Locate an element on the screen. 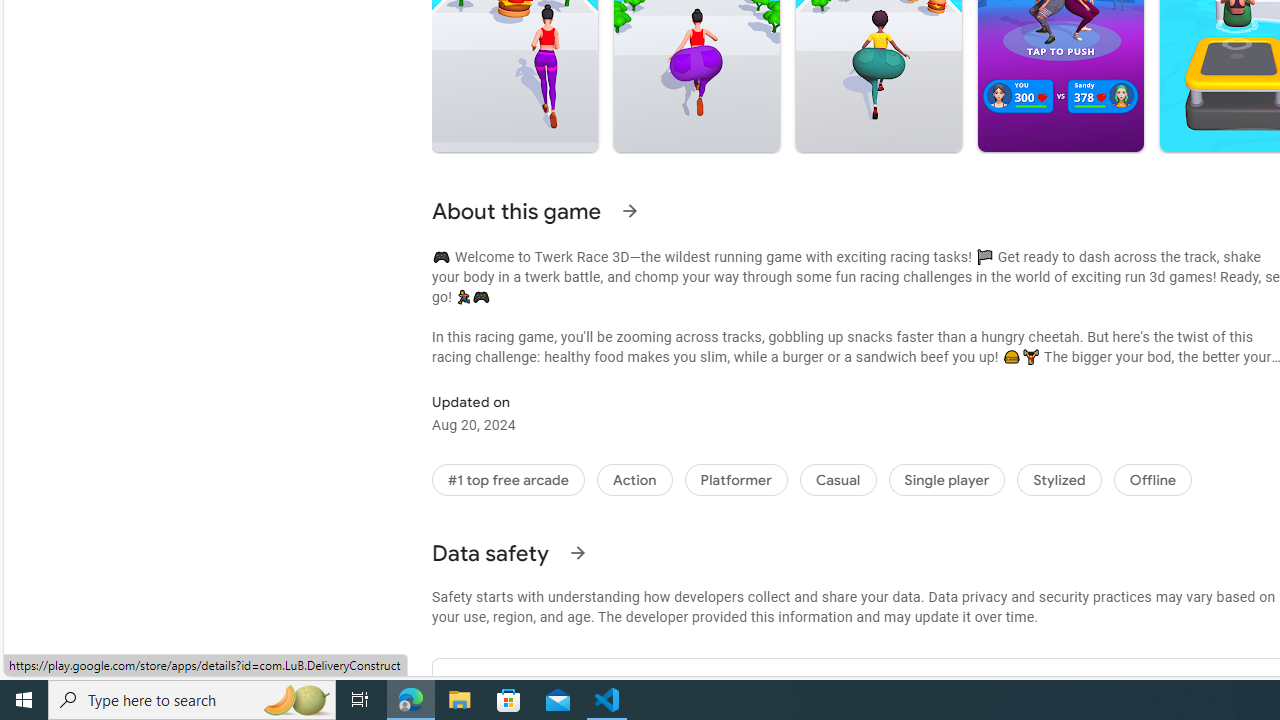 This screenshot has height=720, width=1280. 'Single player' is located at coordinates (945, 480).